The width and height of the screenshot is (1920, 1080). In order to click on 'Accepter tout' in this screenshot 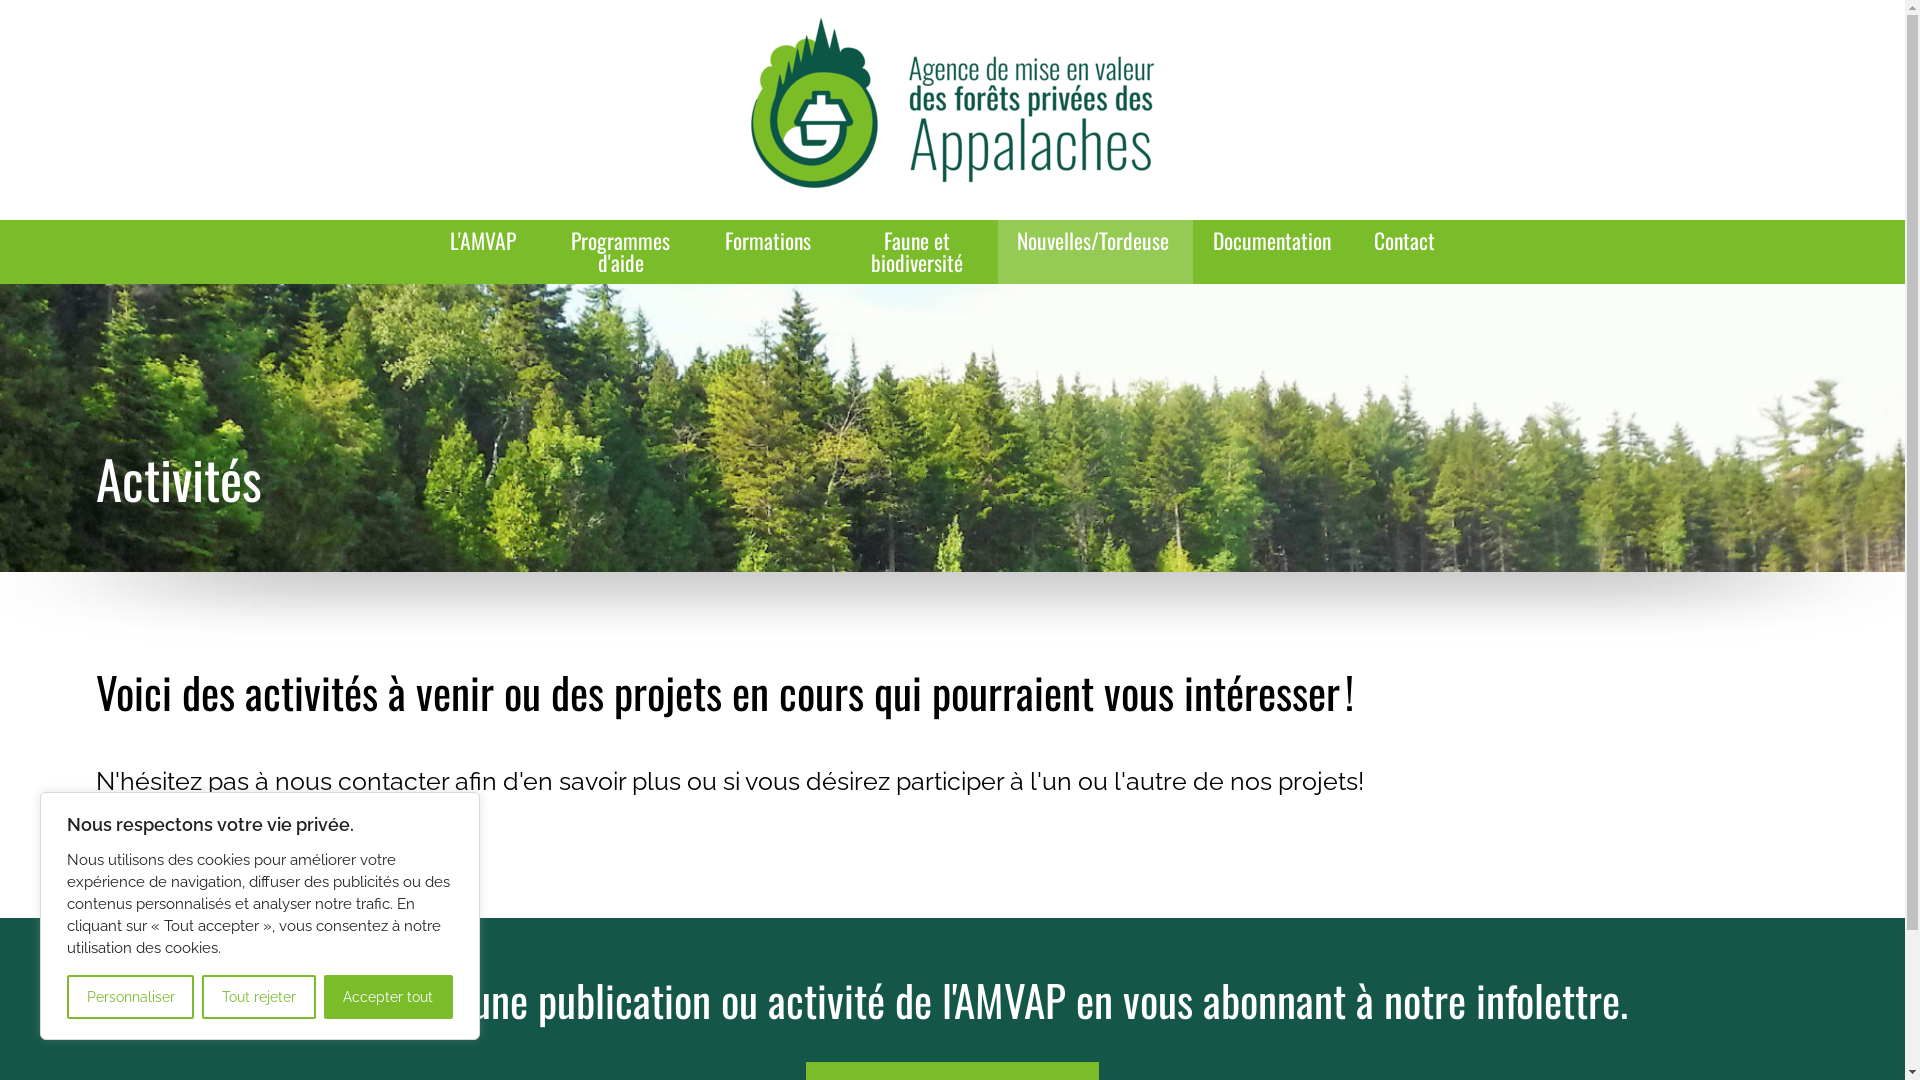, I will do `click(388, 996)`.